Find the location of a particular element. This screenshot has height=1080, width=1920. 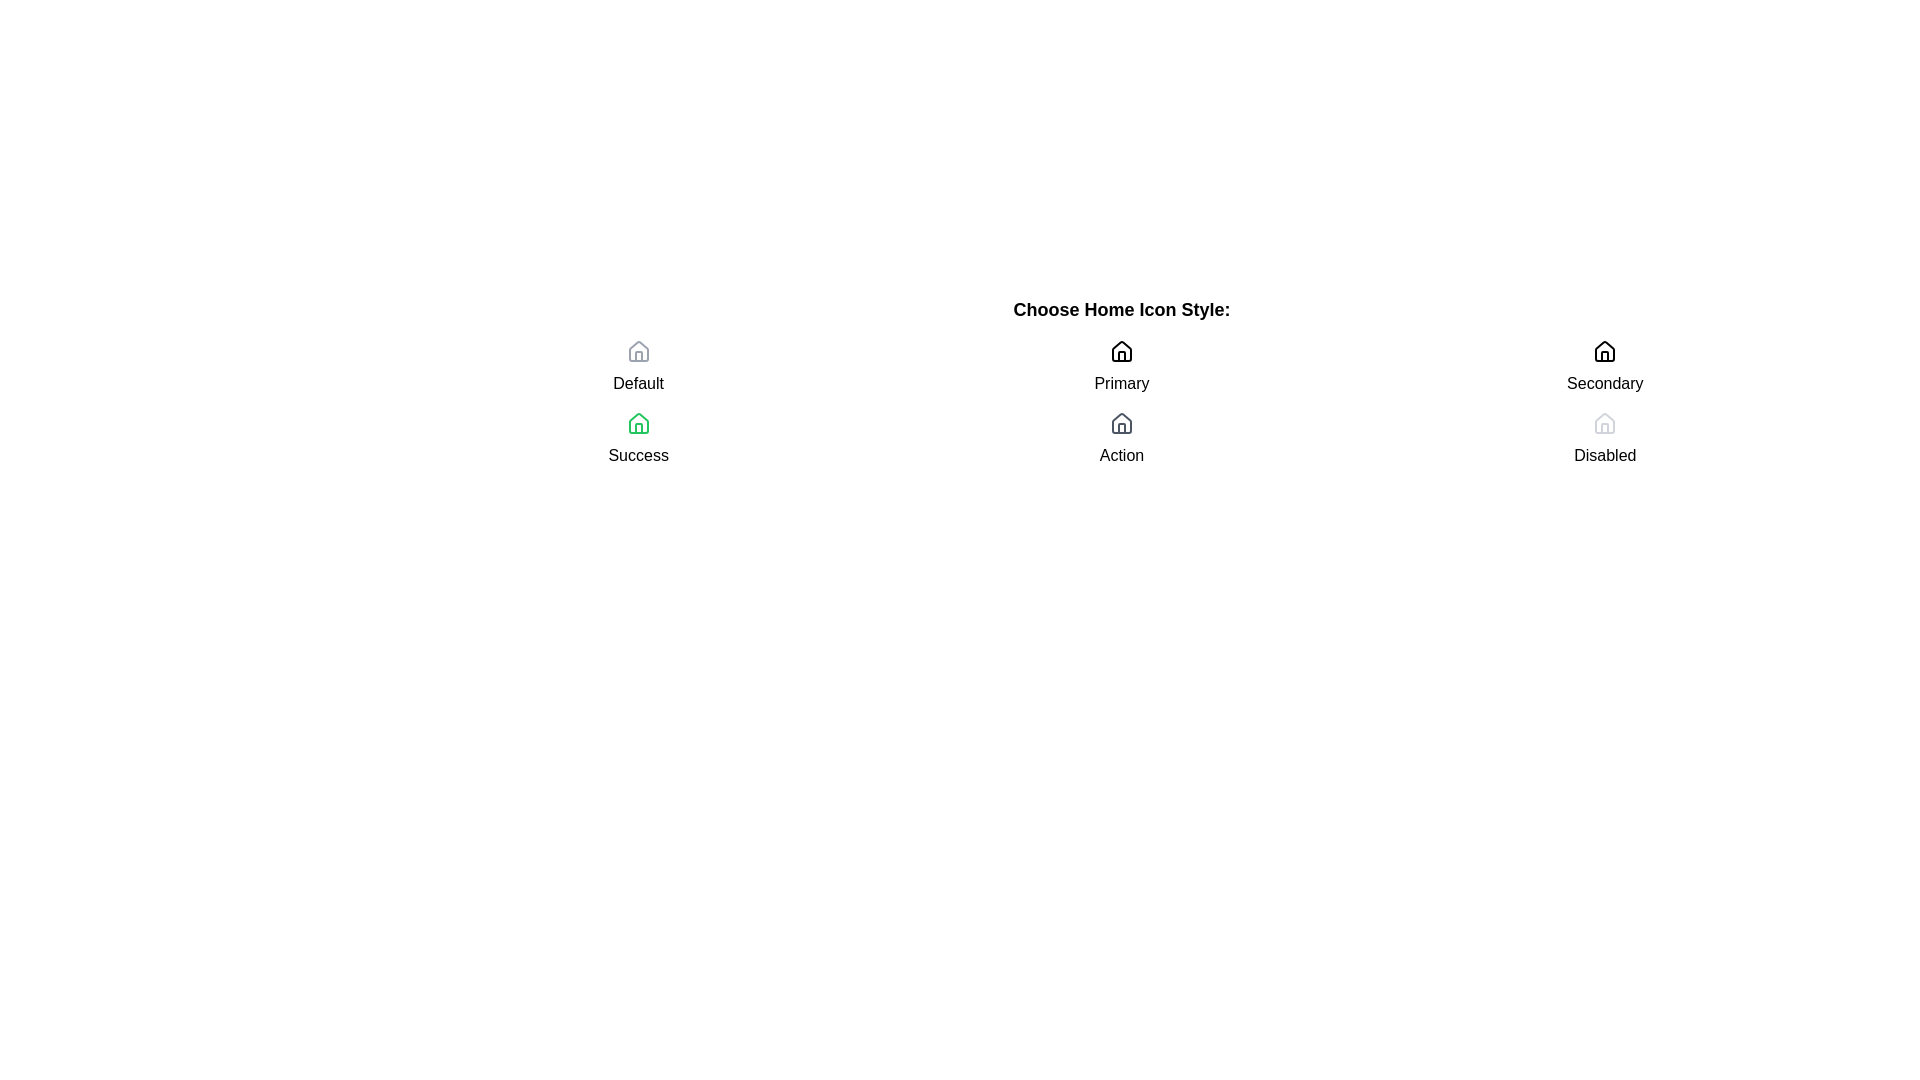

the text label displaying 'Primary' in a black font, located below the home icon and above the 'Action' label is located at coordinates (1122, 384).